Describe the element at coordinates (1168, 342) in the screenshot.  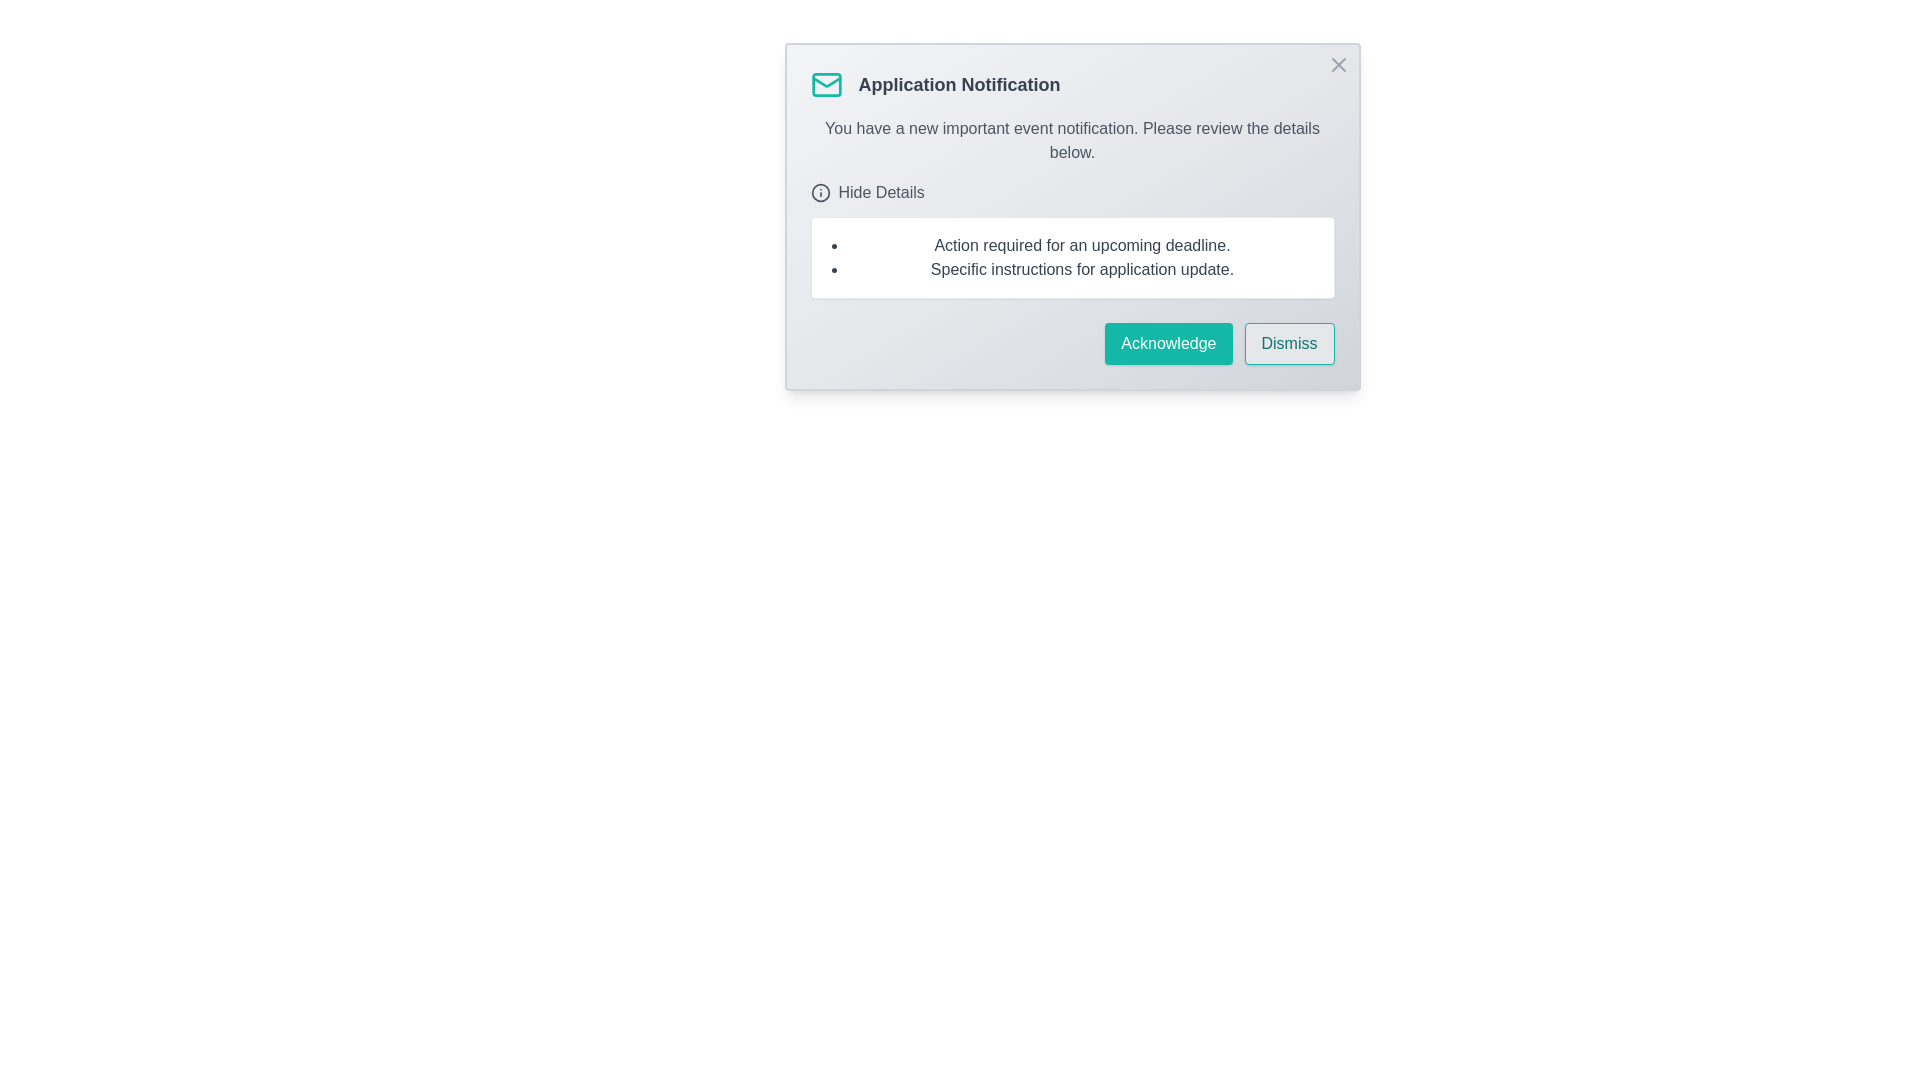
I see `the 'Acknowledge' button to confirm the notification` at that location.